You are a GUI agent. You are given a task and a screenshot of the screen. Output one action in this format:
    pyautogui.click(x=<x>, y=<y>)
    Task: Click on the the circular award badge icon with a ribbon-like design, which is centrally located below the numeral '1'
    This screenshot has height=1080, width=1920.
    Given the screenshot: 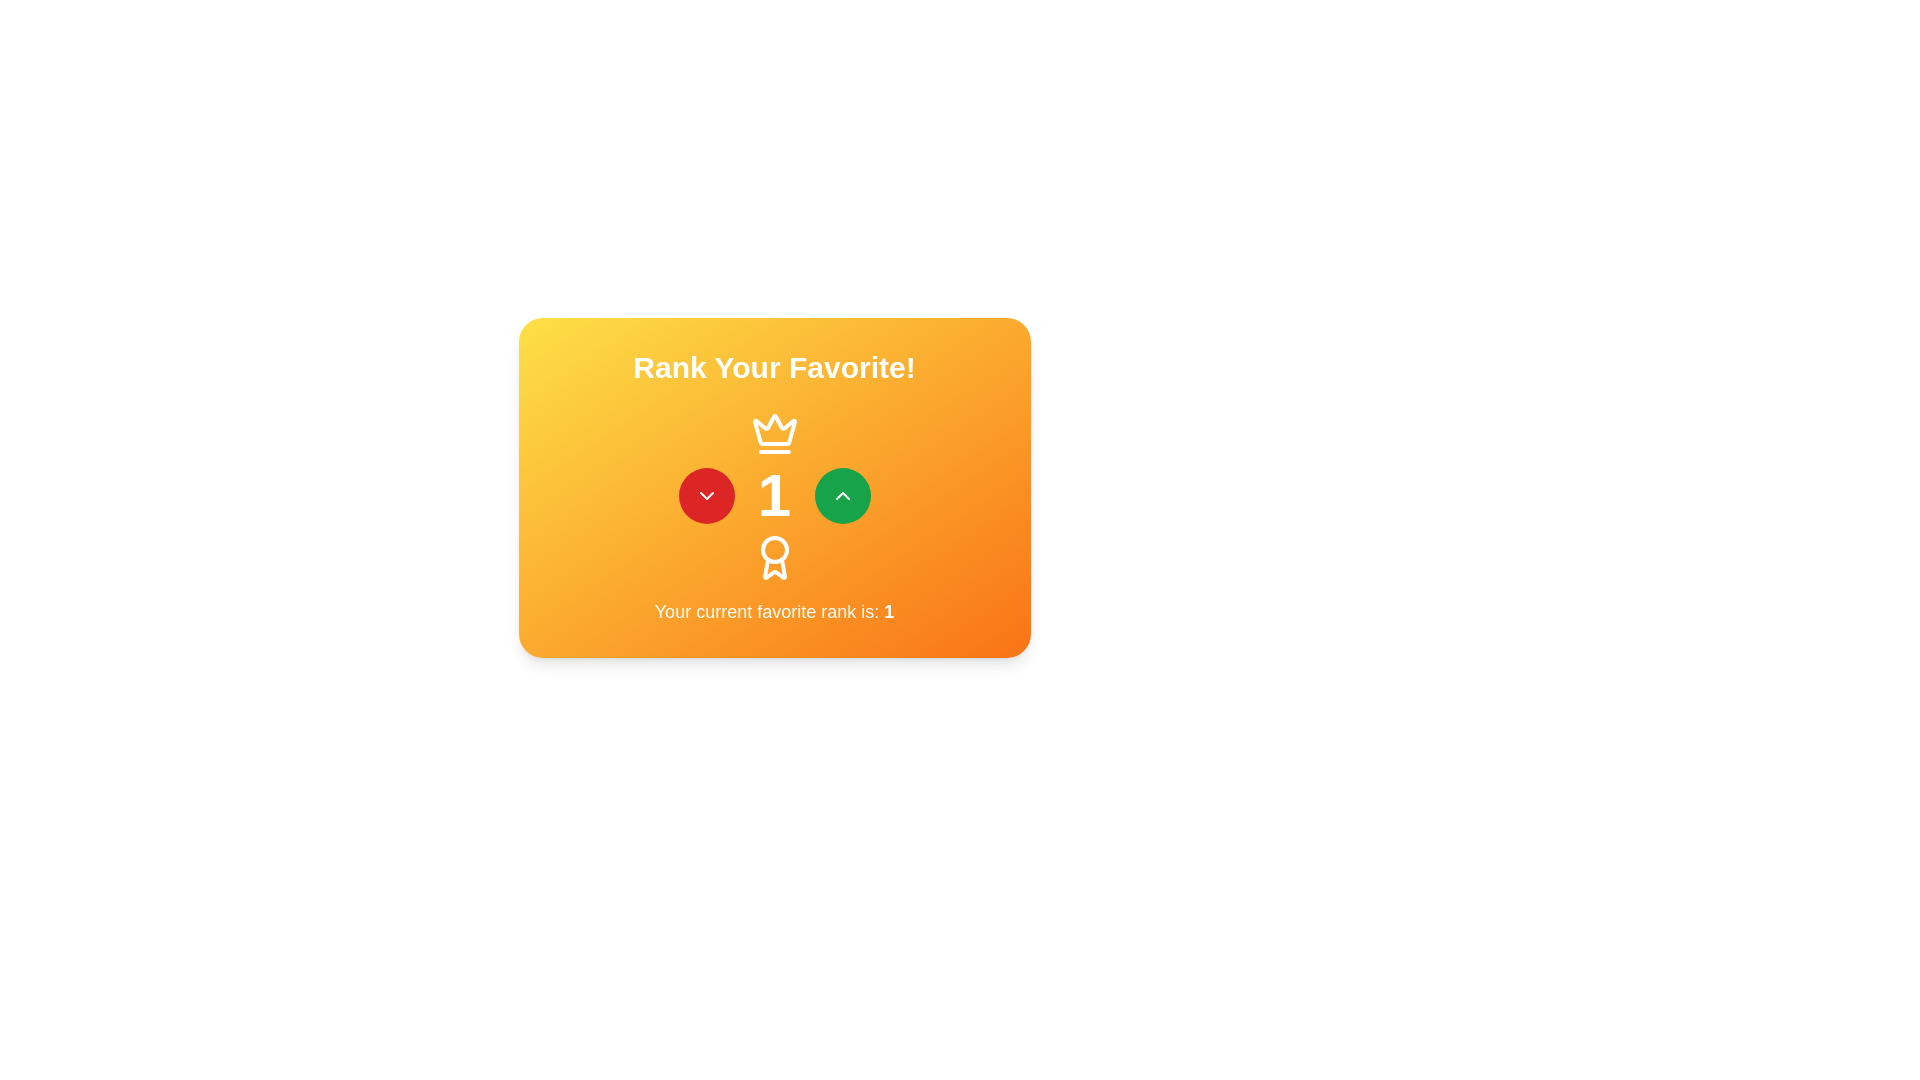 What is the action you would take?
    pyautogui.click(x=773, y=558)
    